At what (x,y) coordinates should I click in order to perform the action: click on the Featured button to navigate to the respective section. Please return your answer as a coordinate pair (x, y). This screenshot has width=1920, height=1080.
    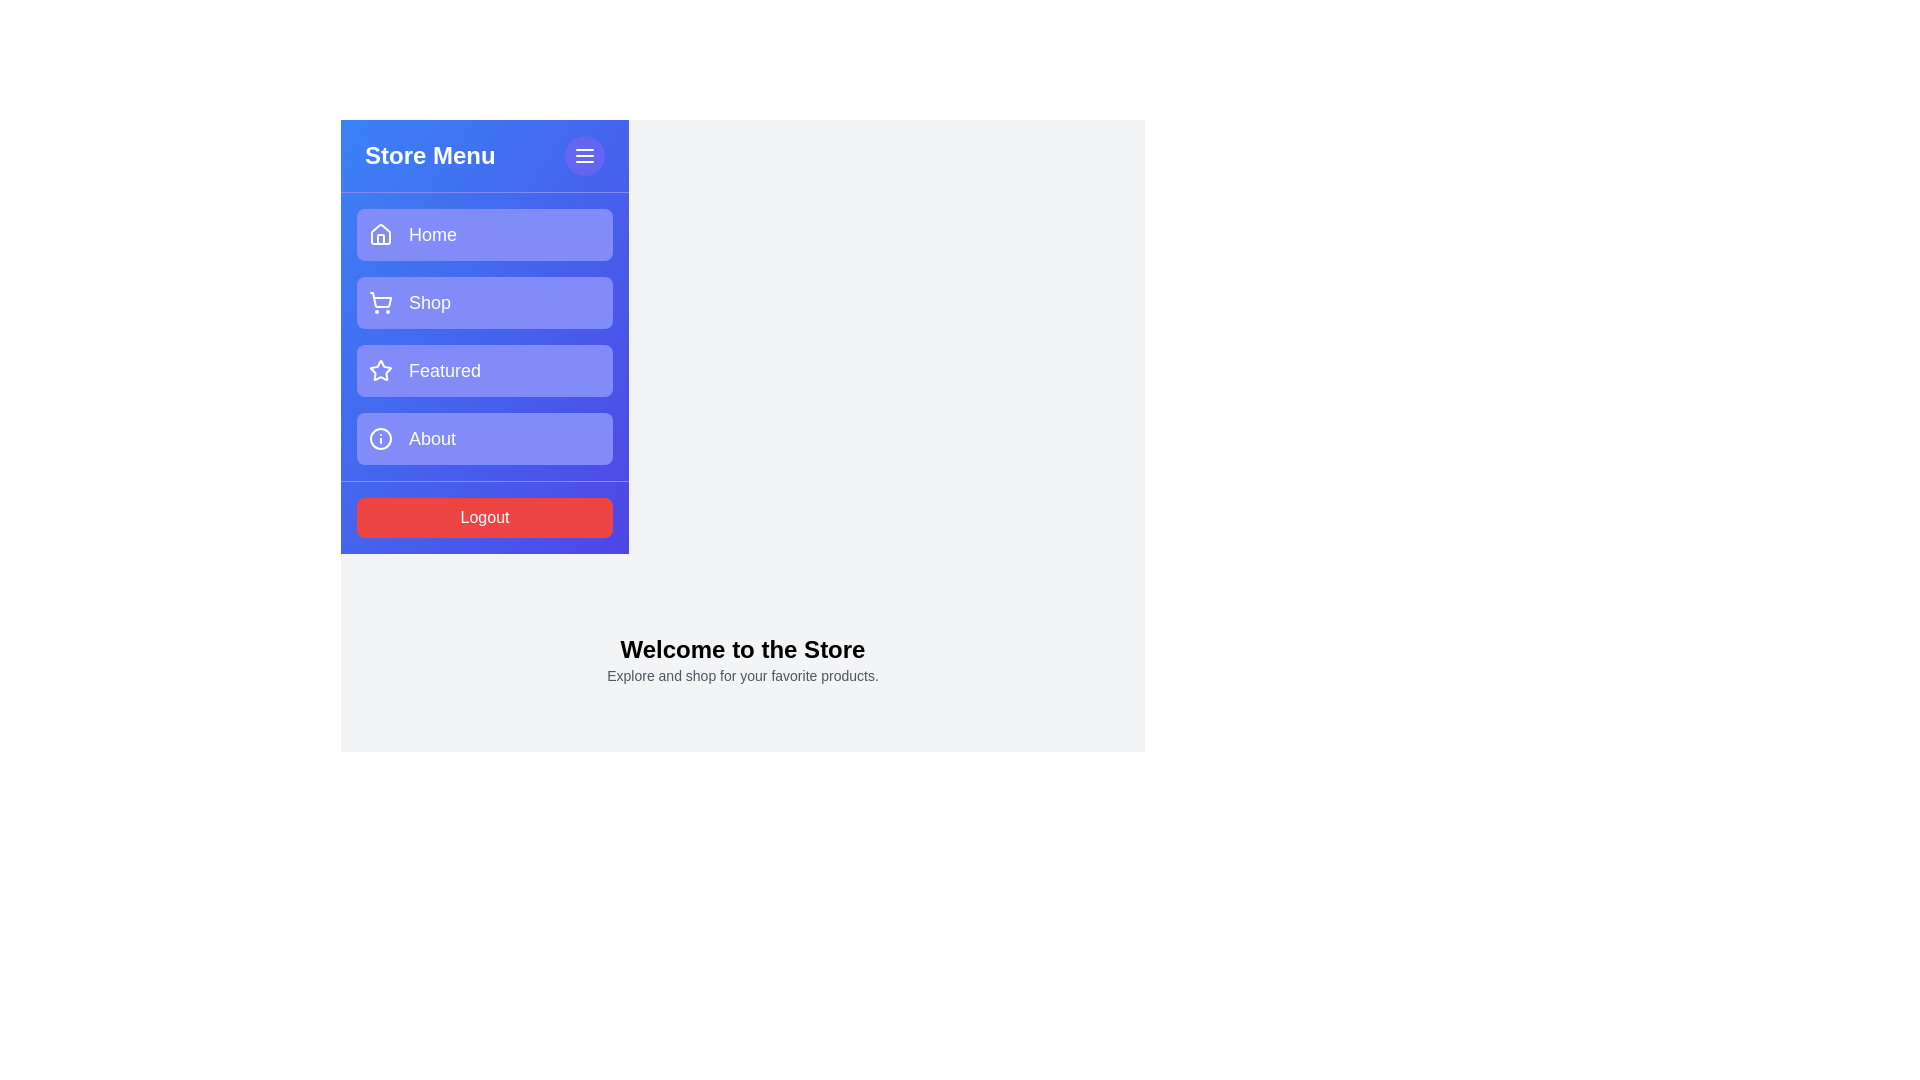
    Looking at the image, I should click on (484, 370).